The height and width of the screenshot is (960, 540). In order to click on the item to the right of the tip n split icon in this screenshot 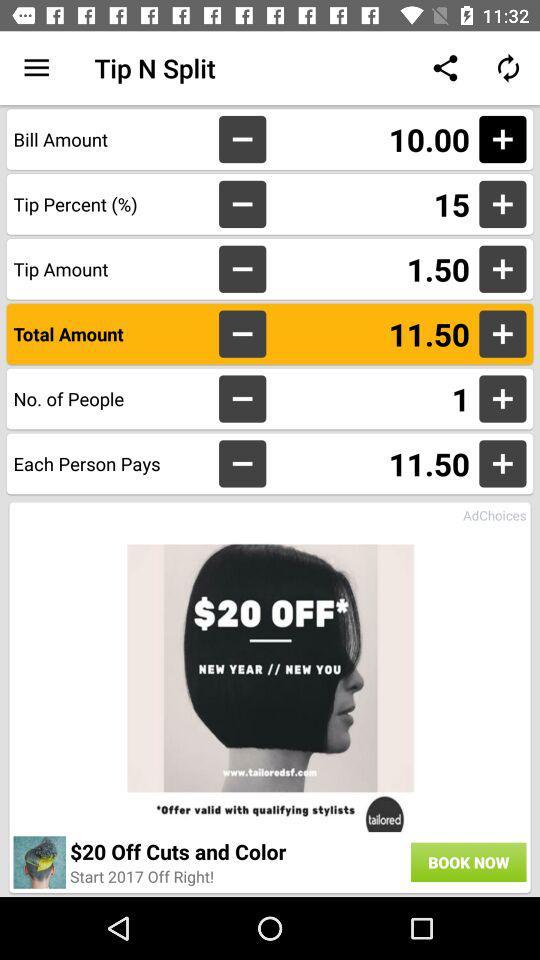, I will do `click(445, 68)`.